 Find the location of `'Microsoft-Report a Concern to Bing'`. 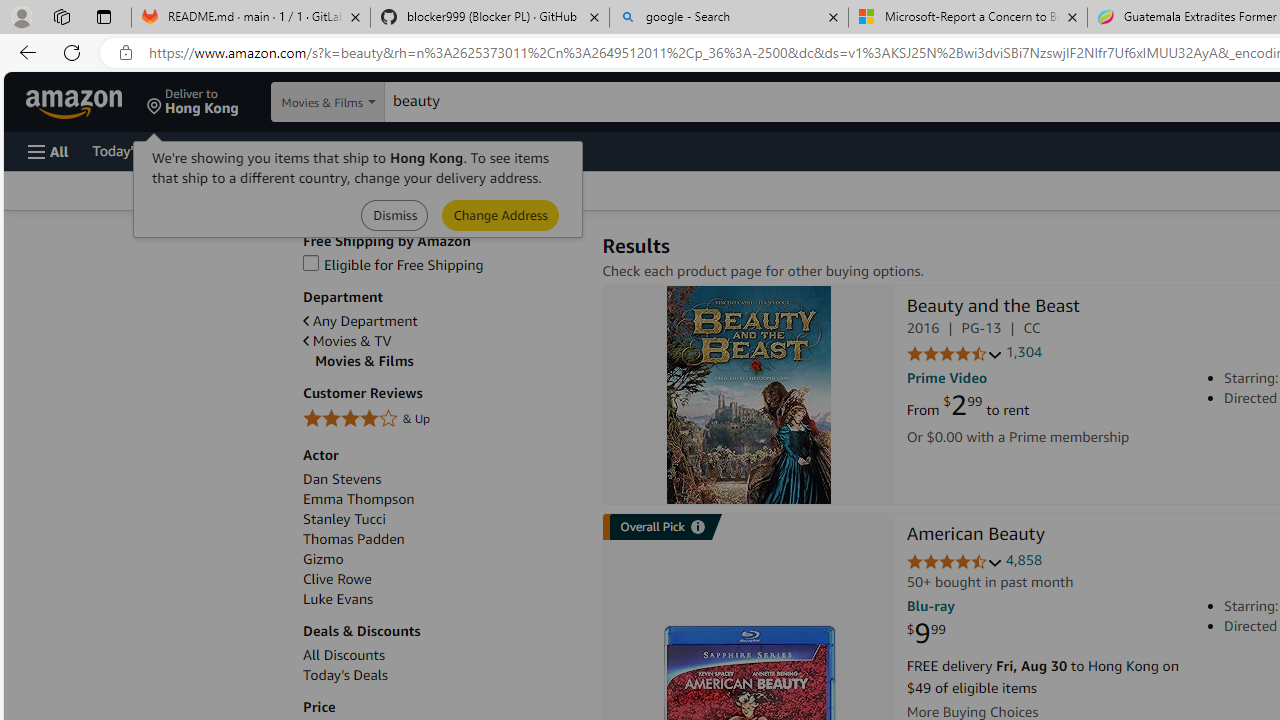

'Microsoft-Report a Concern to Bing' is located at coordinates (967, 17).